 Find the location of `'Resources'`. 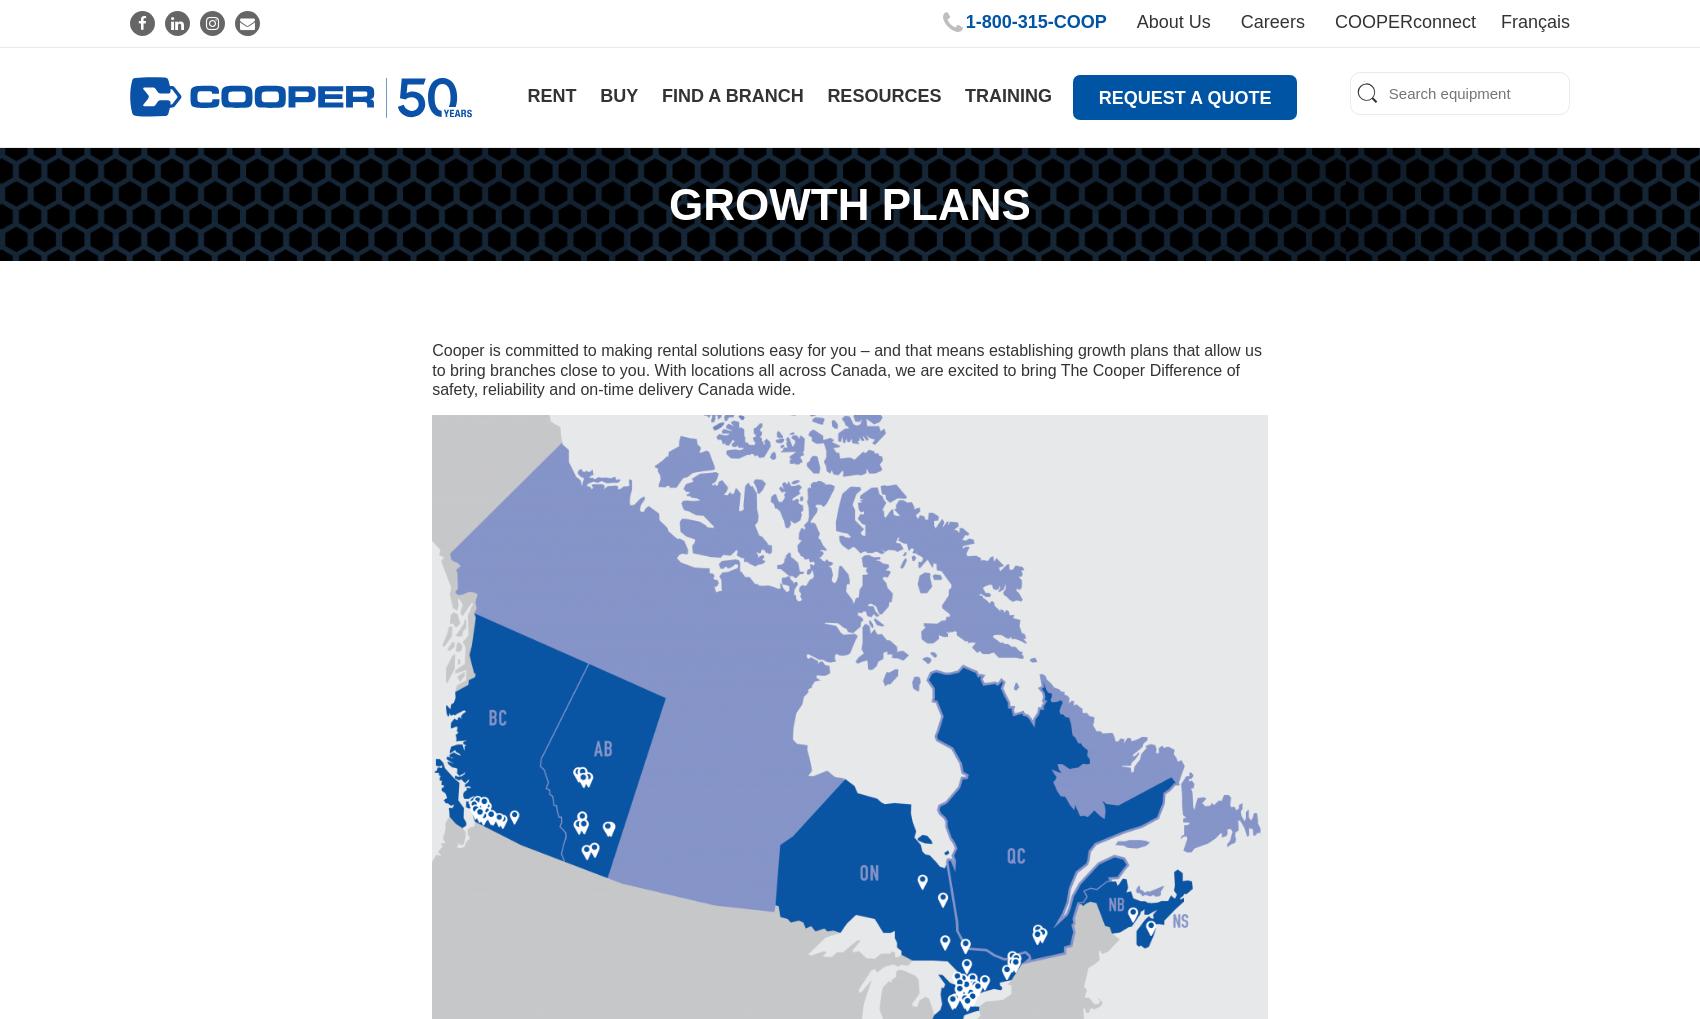

'Resources' is located at coordinates (884, 93).